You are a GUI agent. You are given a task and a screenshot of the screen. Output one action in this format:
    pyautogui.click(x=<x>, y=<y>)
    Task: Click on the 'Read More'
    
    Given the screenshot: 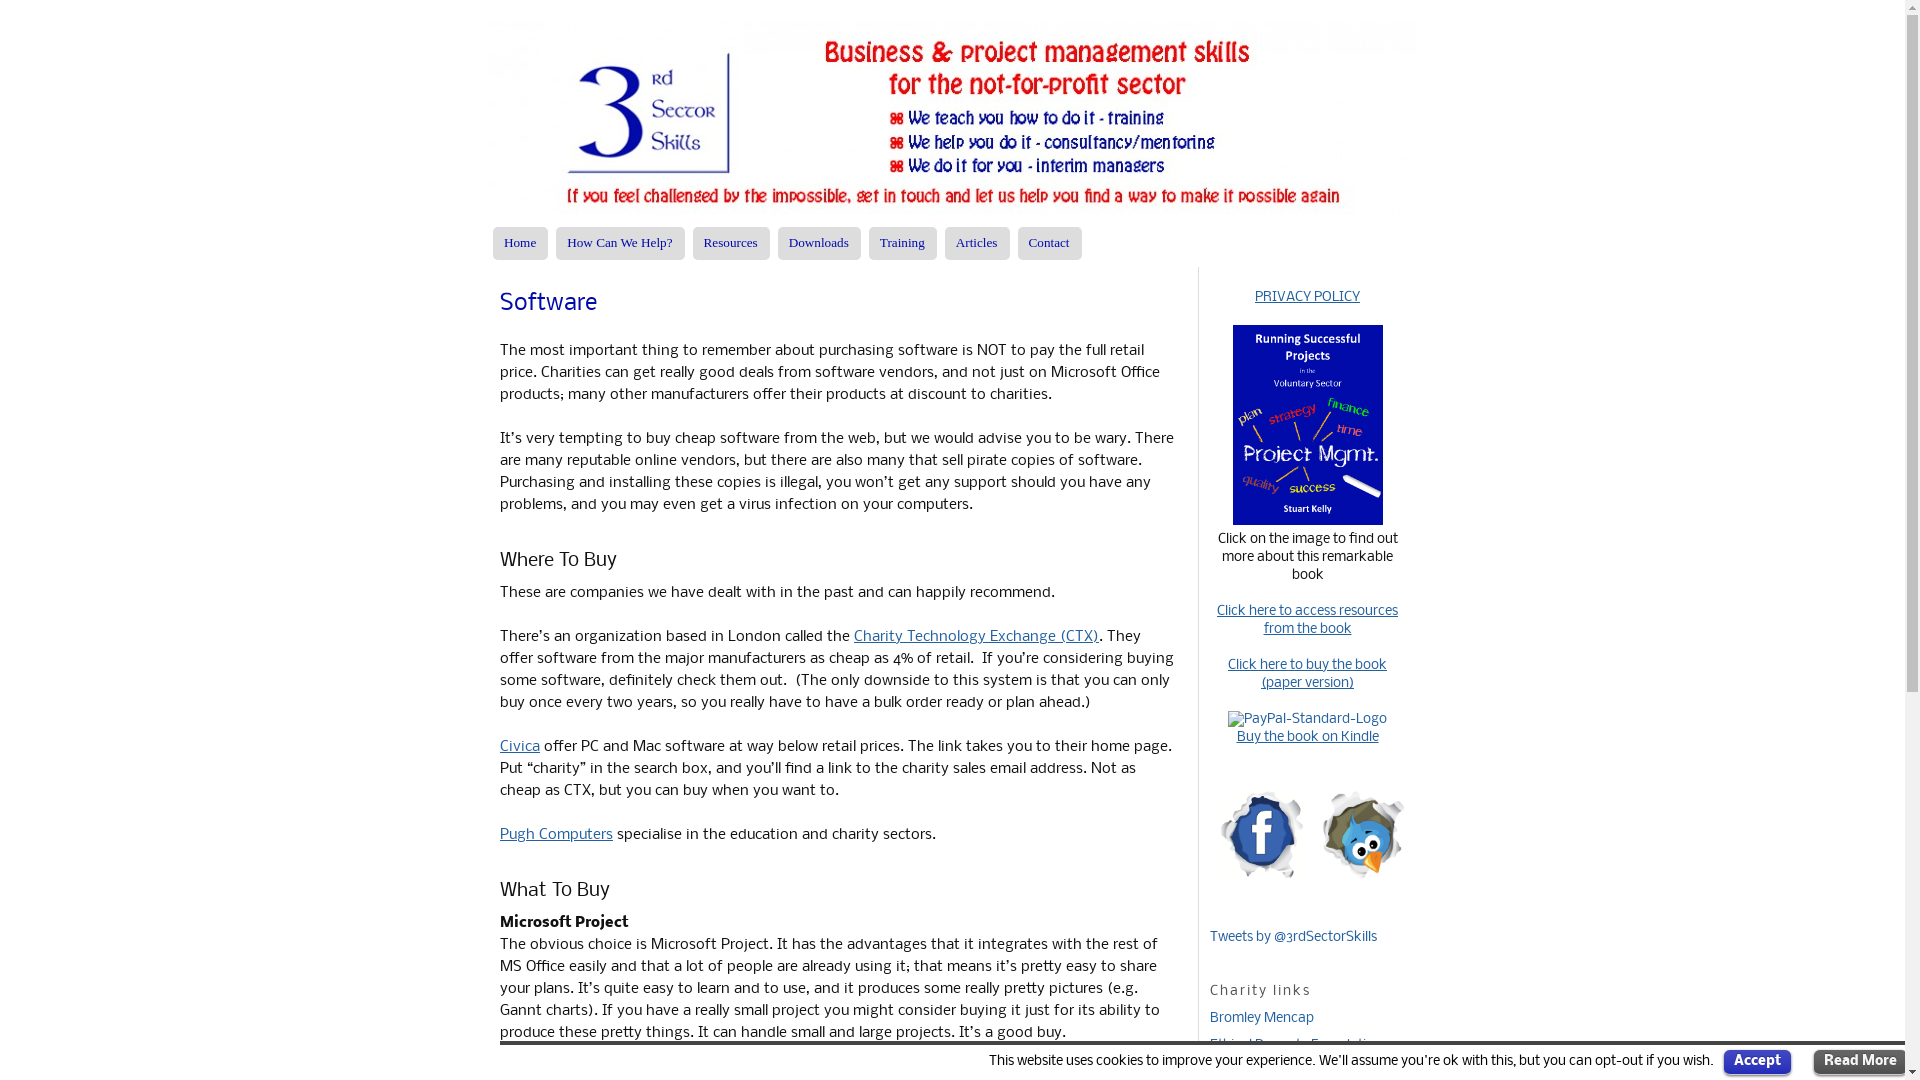 What is the action you would take?
    pyautogui.click(x=1814, y=1061)
    